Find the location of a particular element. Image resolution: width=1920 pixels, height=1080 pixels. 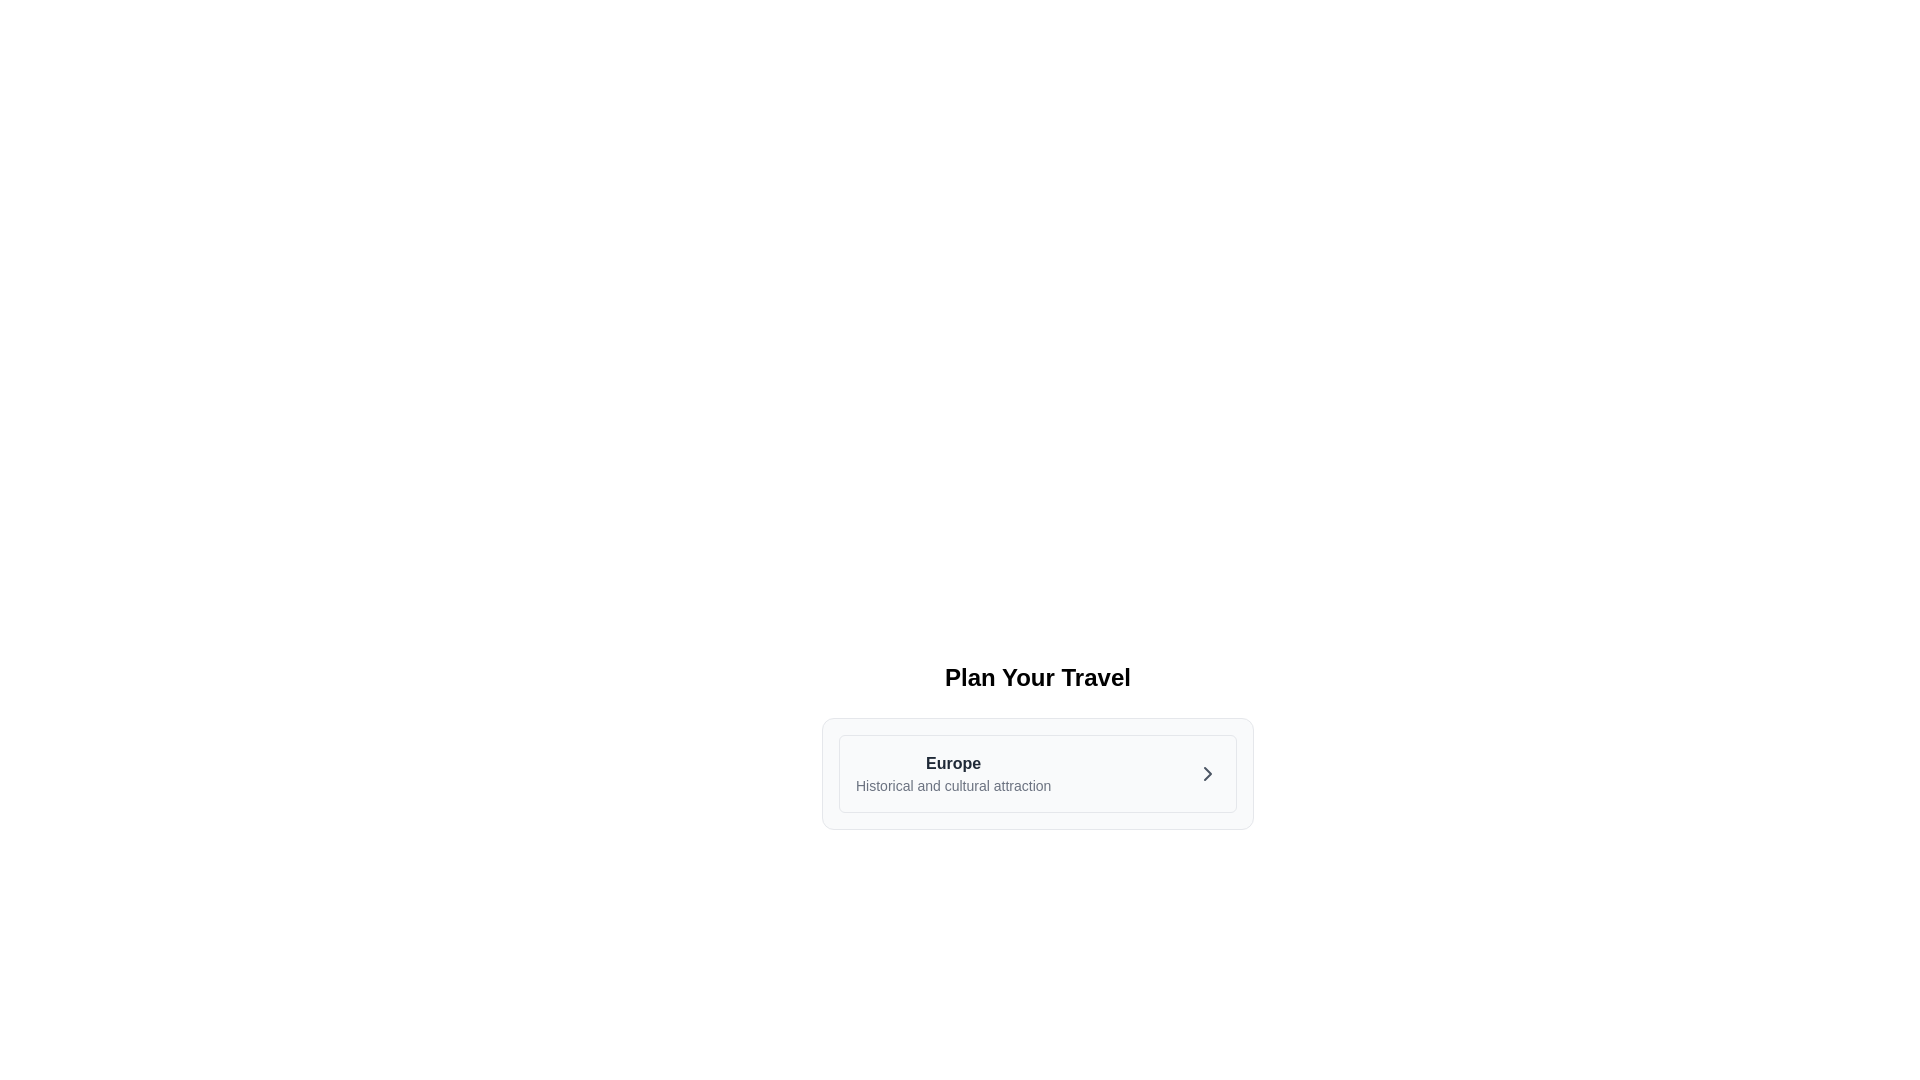

the informational travel planning suggestion card located centrally in the interface is located at coordinates (1037, 813).